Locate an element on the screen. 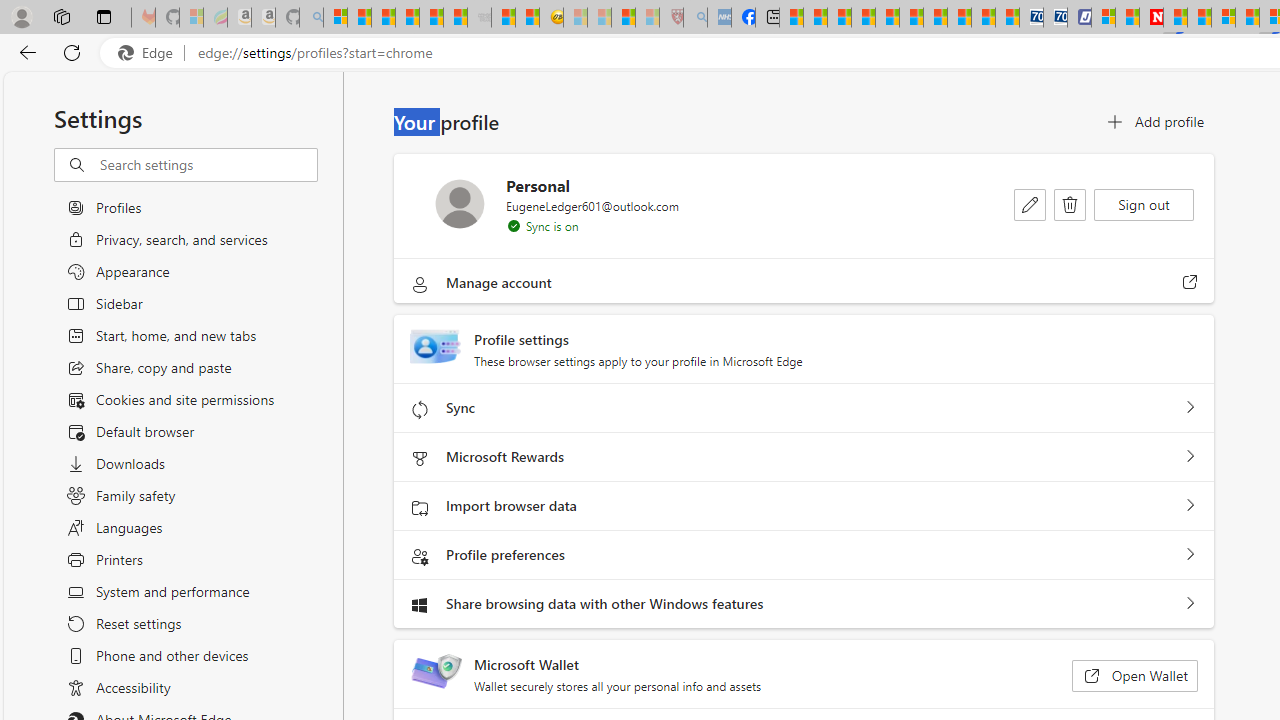  'World - MSN' is located at coordinates (839, 17).